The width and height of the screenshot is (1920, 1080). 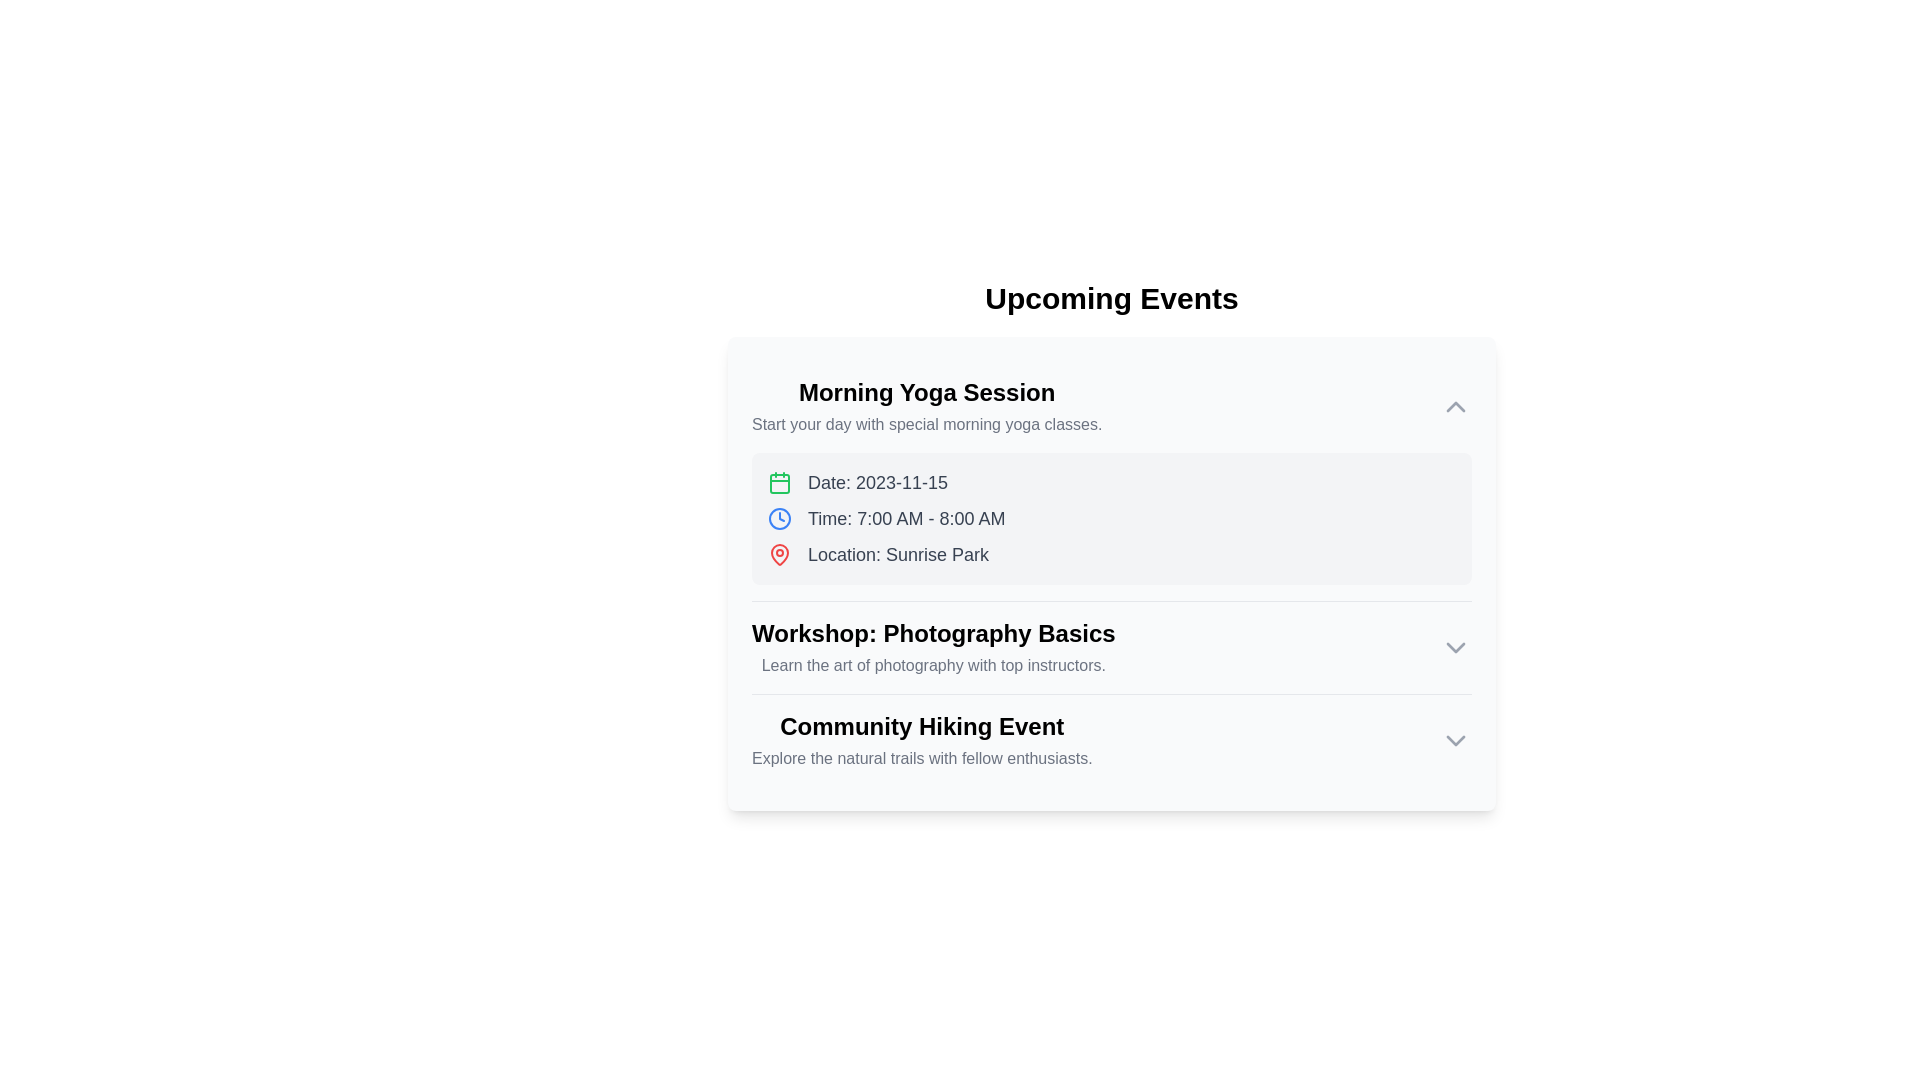 What do you see at coordinates (932, 633) in the screenshot?
I see `the header text for the event titled 'Workshop: Photography Basics', which is located in the second event card under 'Upcoming Events'` at bounding box center [932, 633].